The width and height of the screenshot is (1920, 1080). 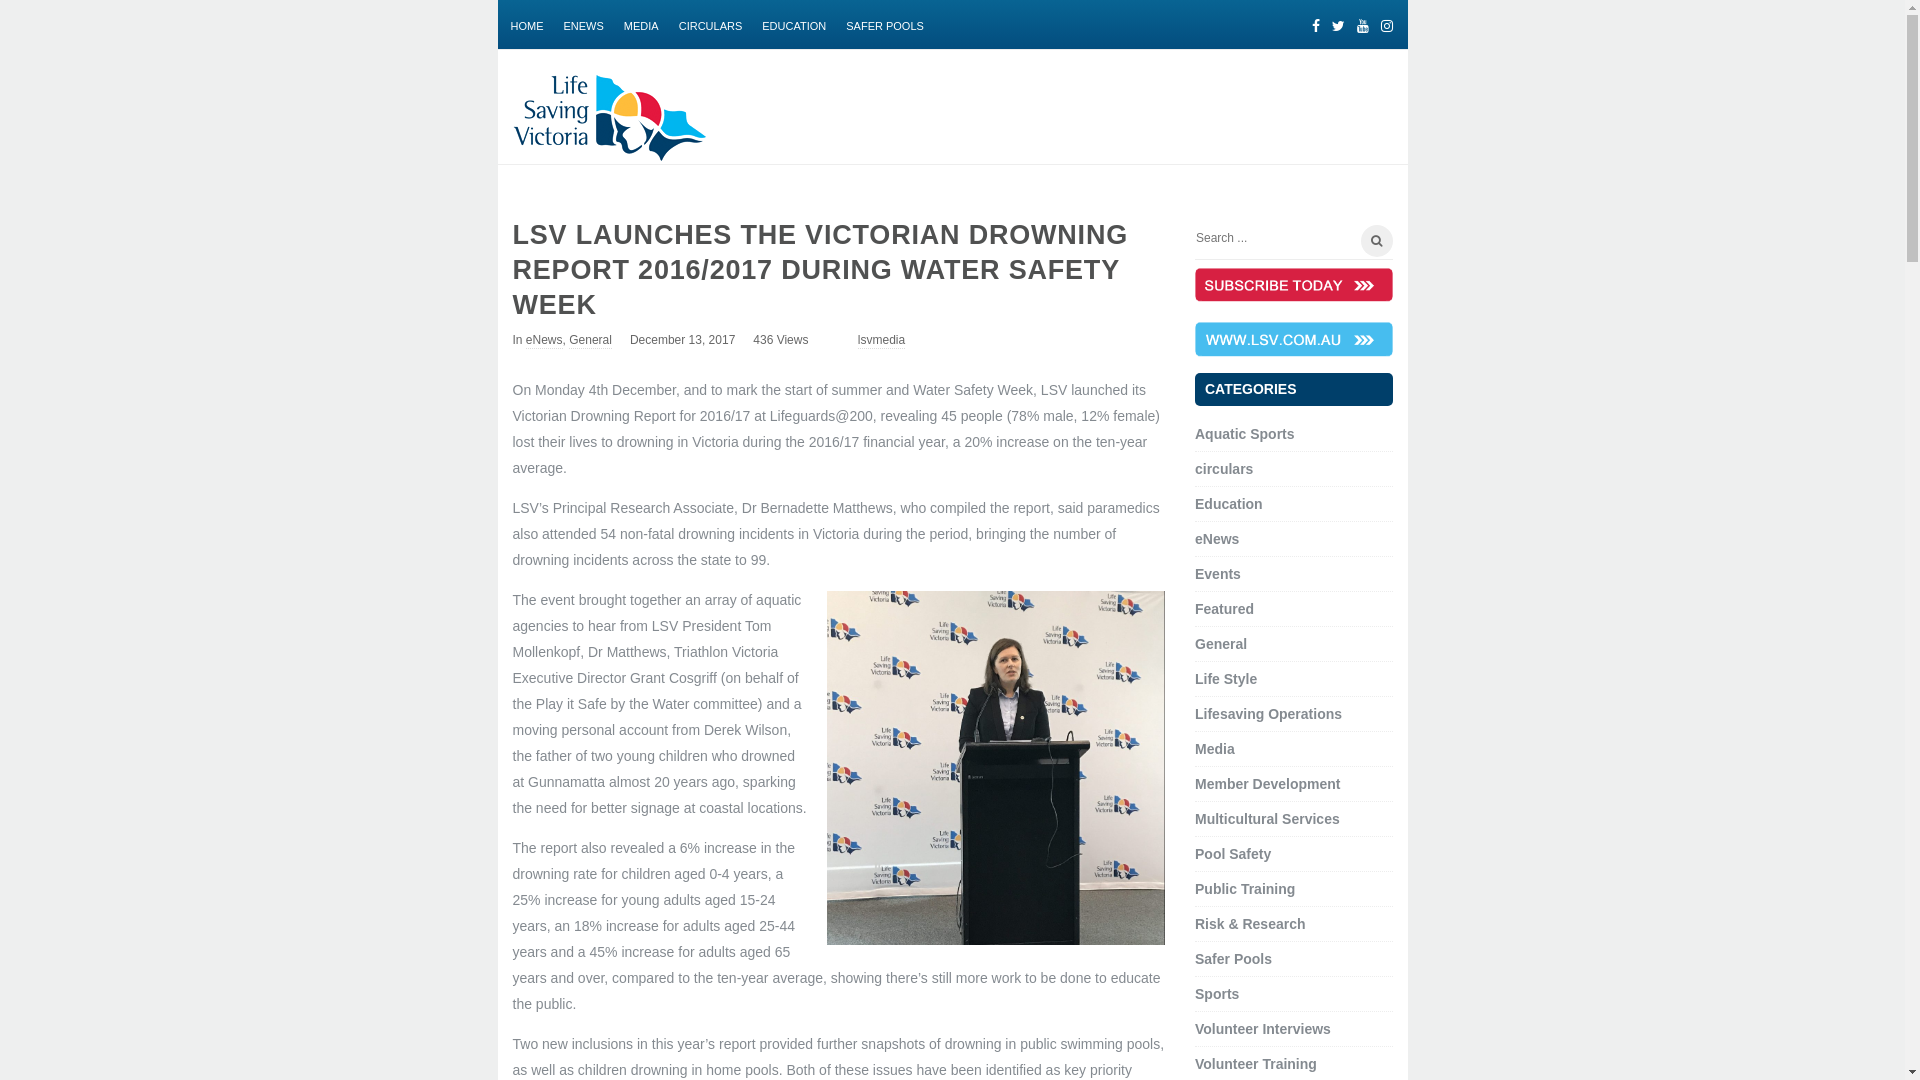 What do you see at coordinates (641, 24) in the screenshot?
I see `'MEDIA'` at bounding box center [641, 24].